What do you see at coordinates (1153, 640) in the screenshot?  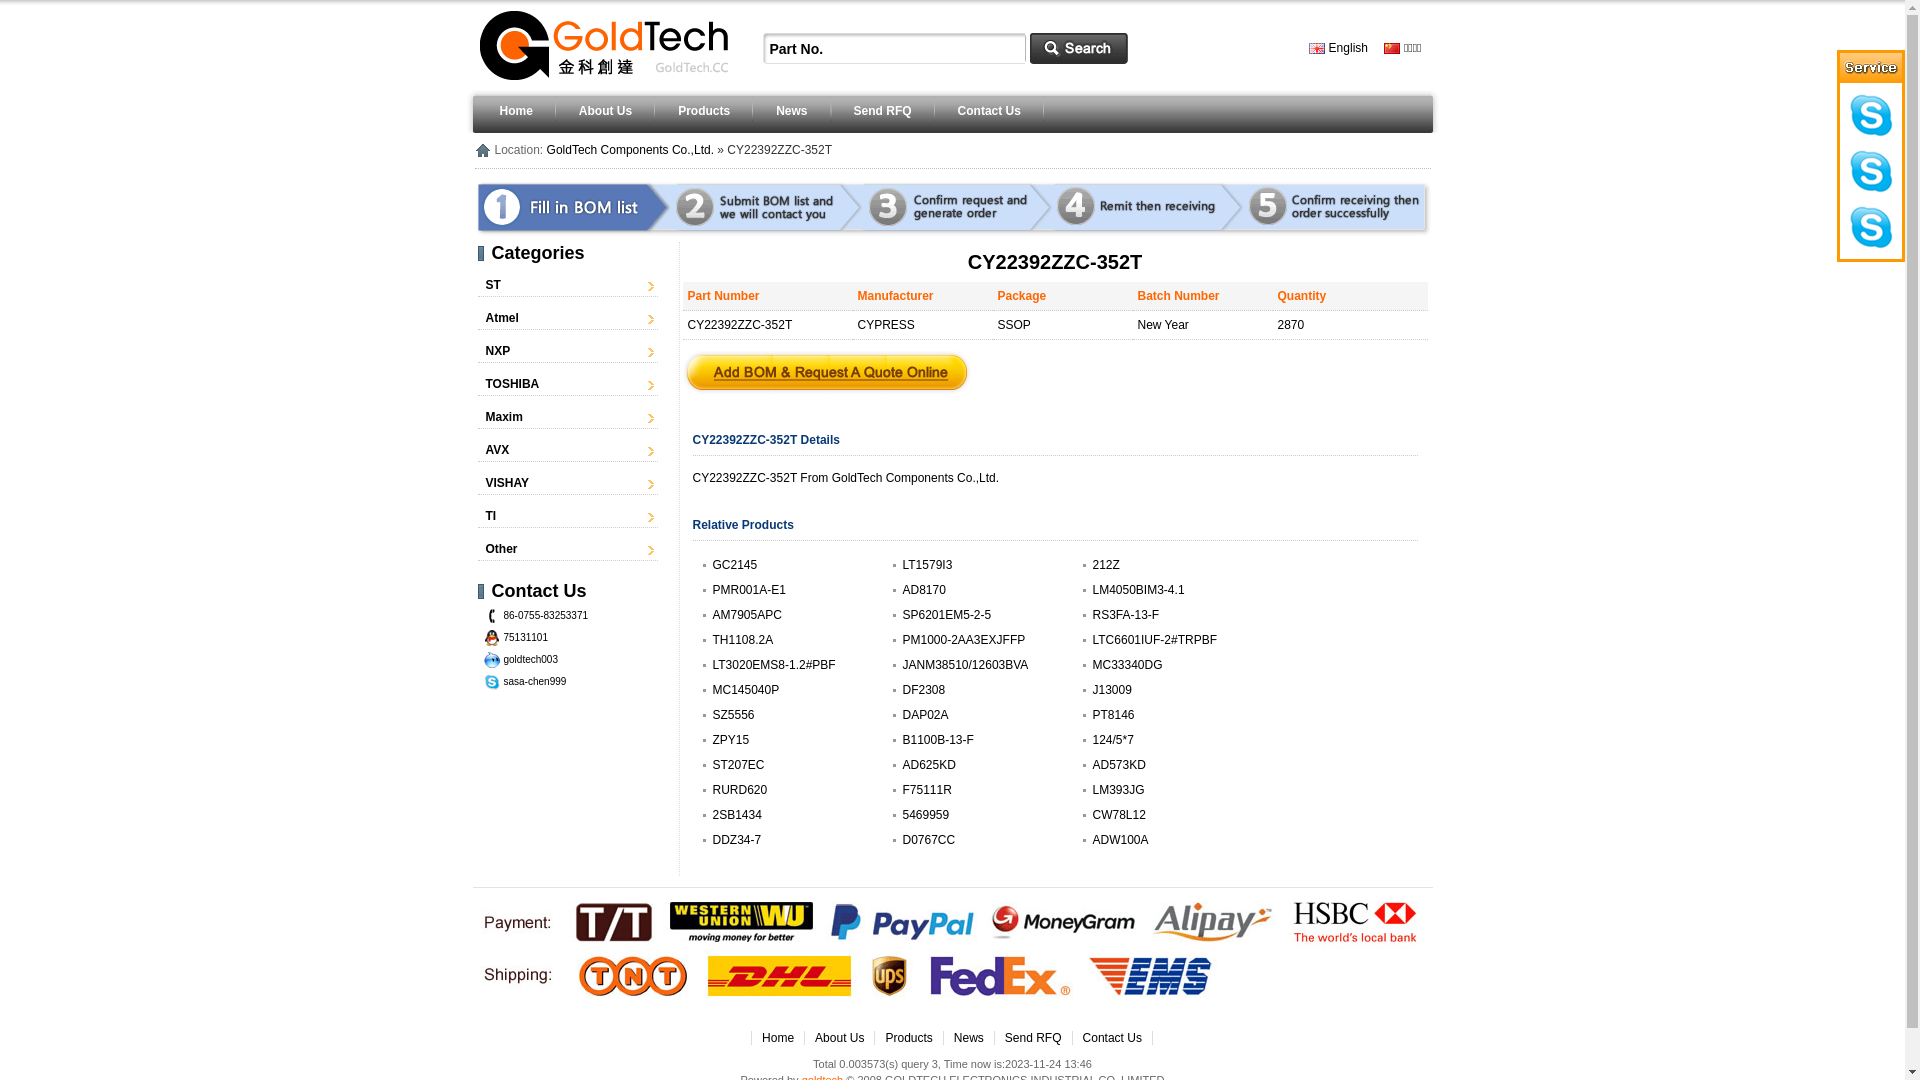 I see `'LTC6601IUF-2#TRPBF'` at bounding box center [1153, 640].